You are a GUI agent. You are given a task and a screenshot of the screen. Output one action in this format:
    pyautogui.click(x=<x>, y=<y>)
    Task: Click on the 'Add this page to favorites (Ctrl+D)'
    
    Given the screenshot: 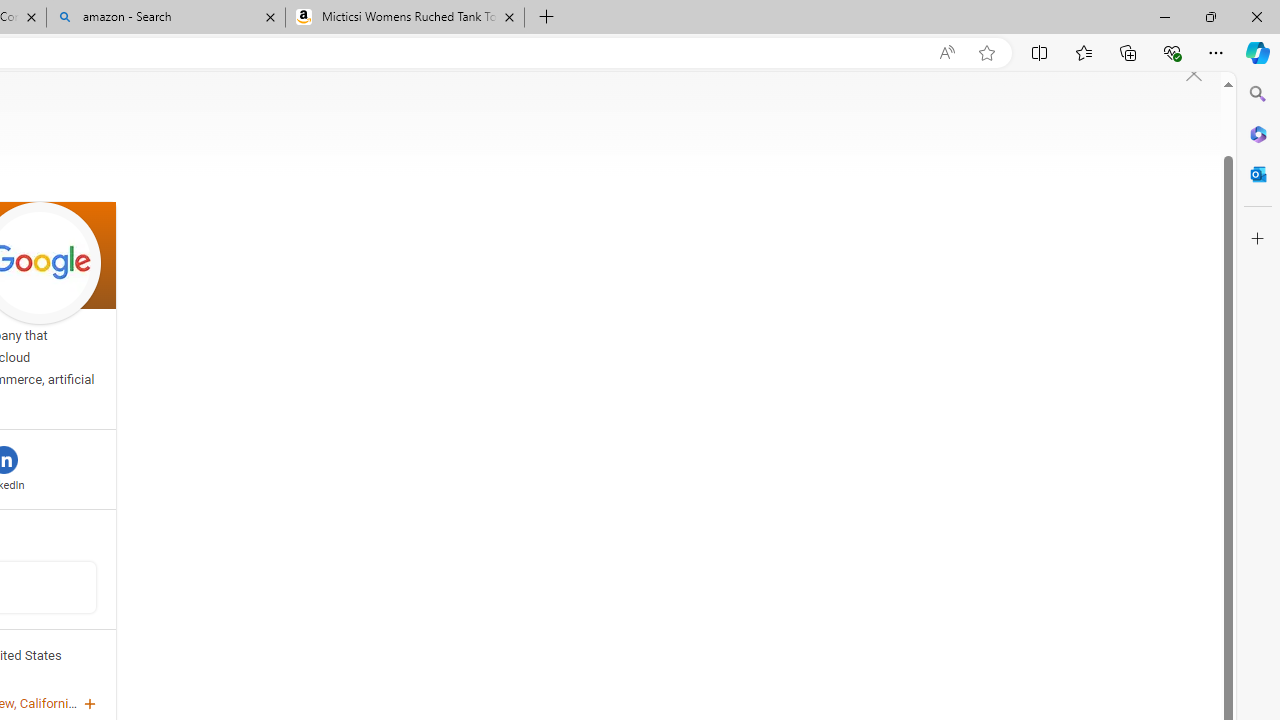 What is the action you would take?
    pyautogui.click(x=986, y=52)
    